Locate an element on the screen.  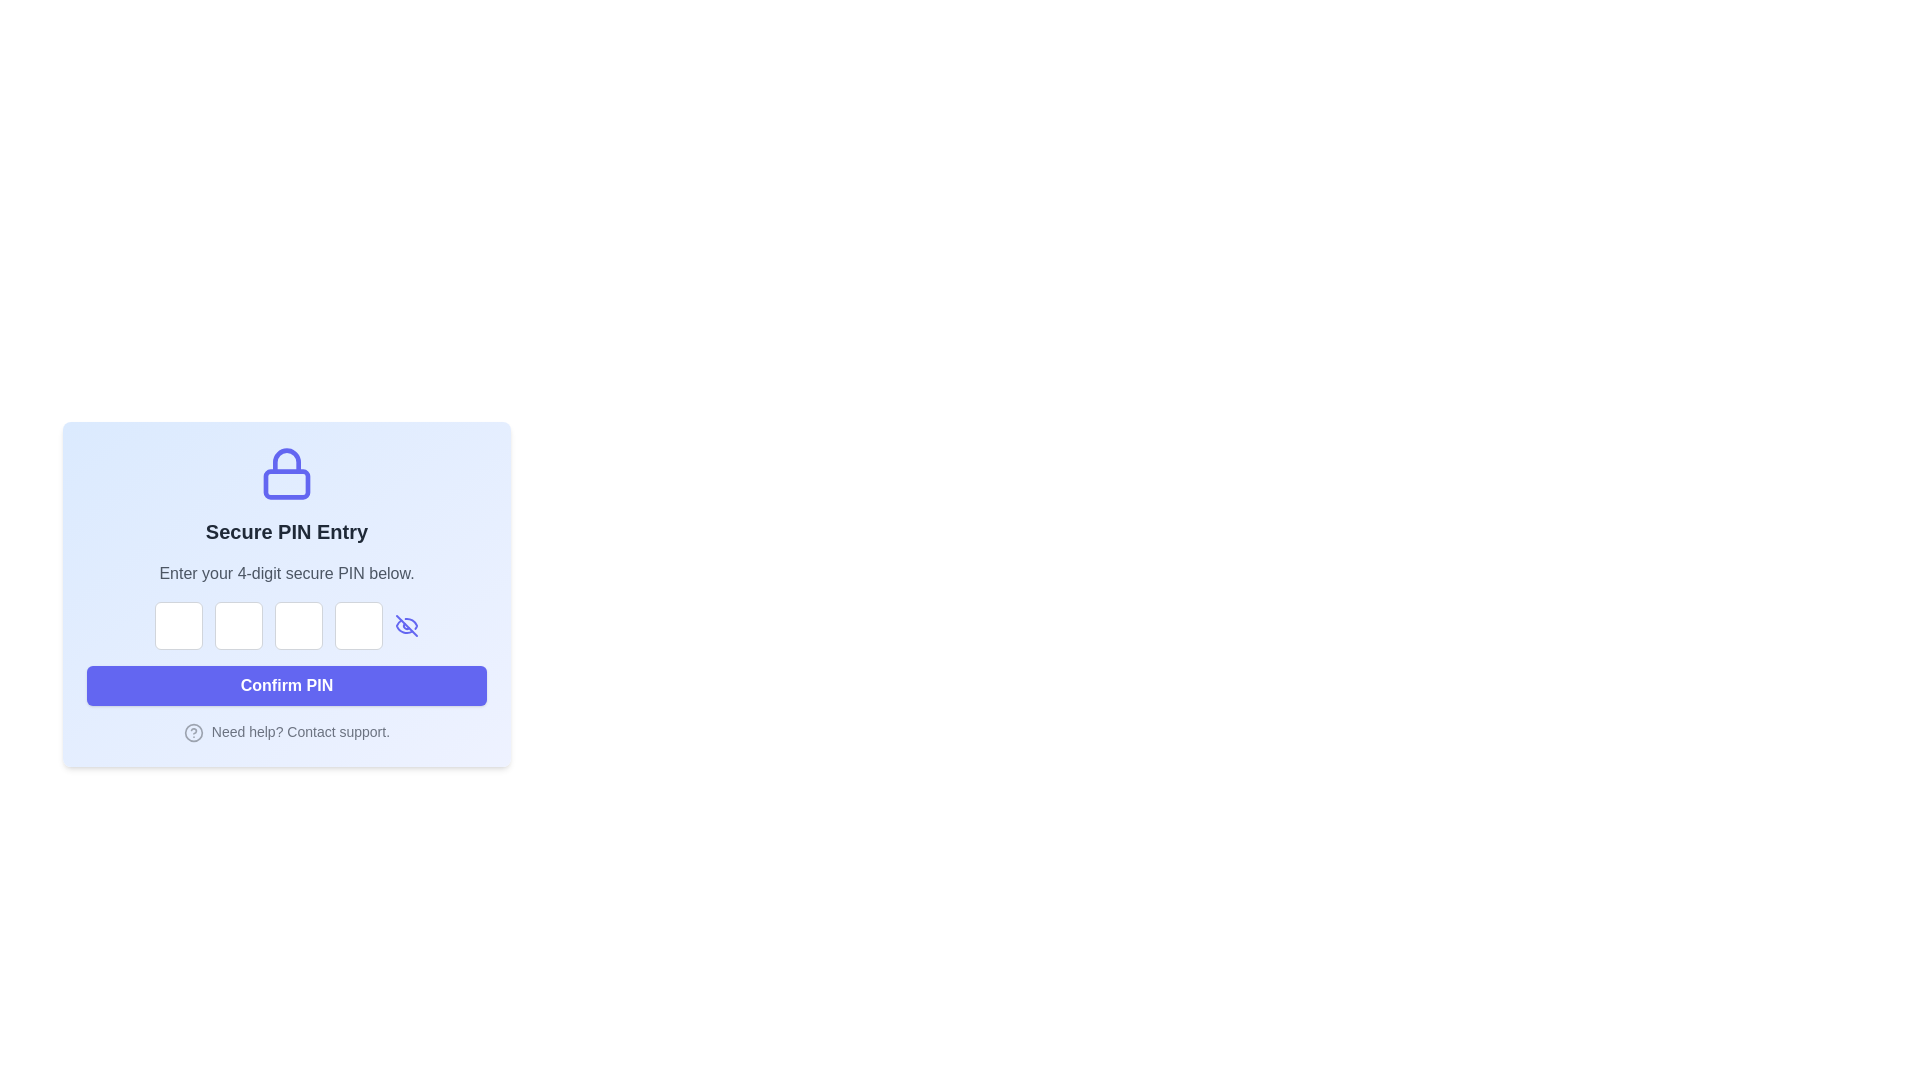
the security icon located near the top of the dialog box, just above the 'Secure PIN Entry' text is located at coordinates (286, 474).